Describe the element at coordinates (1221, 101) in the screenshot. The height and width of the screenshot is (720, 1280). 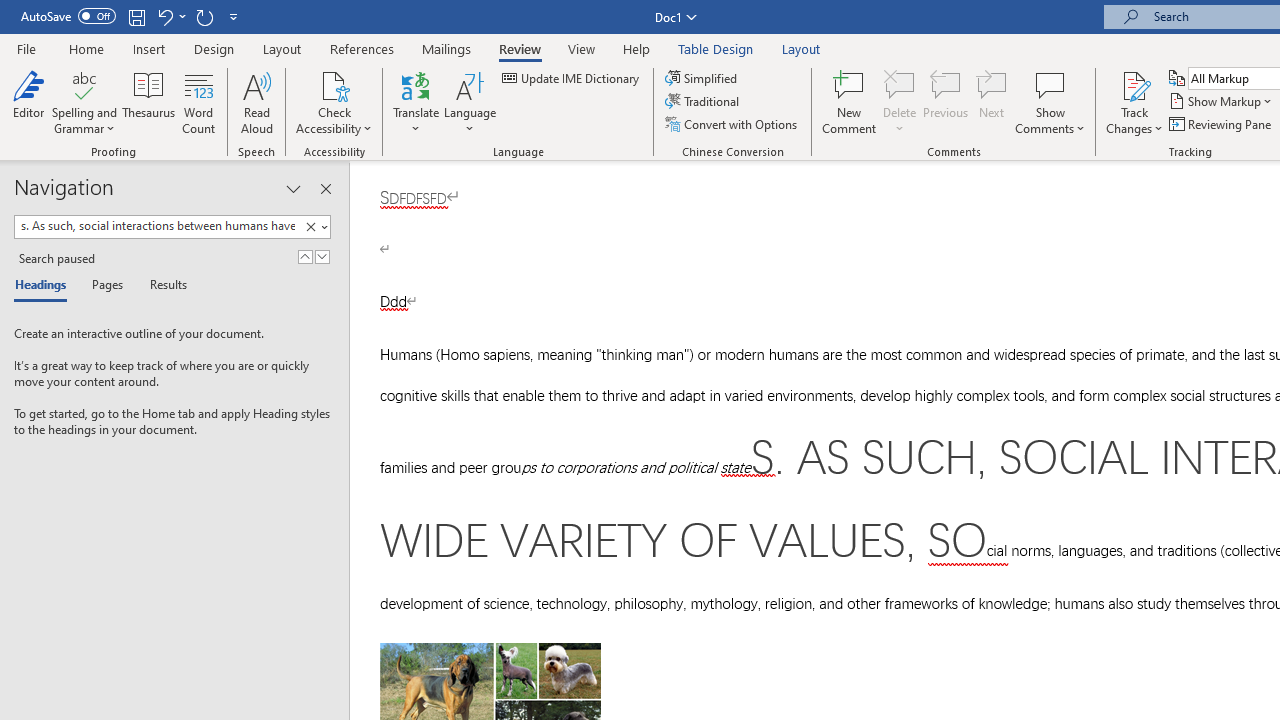
I see `'Show Markup'` at that location.